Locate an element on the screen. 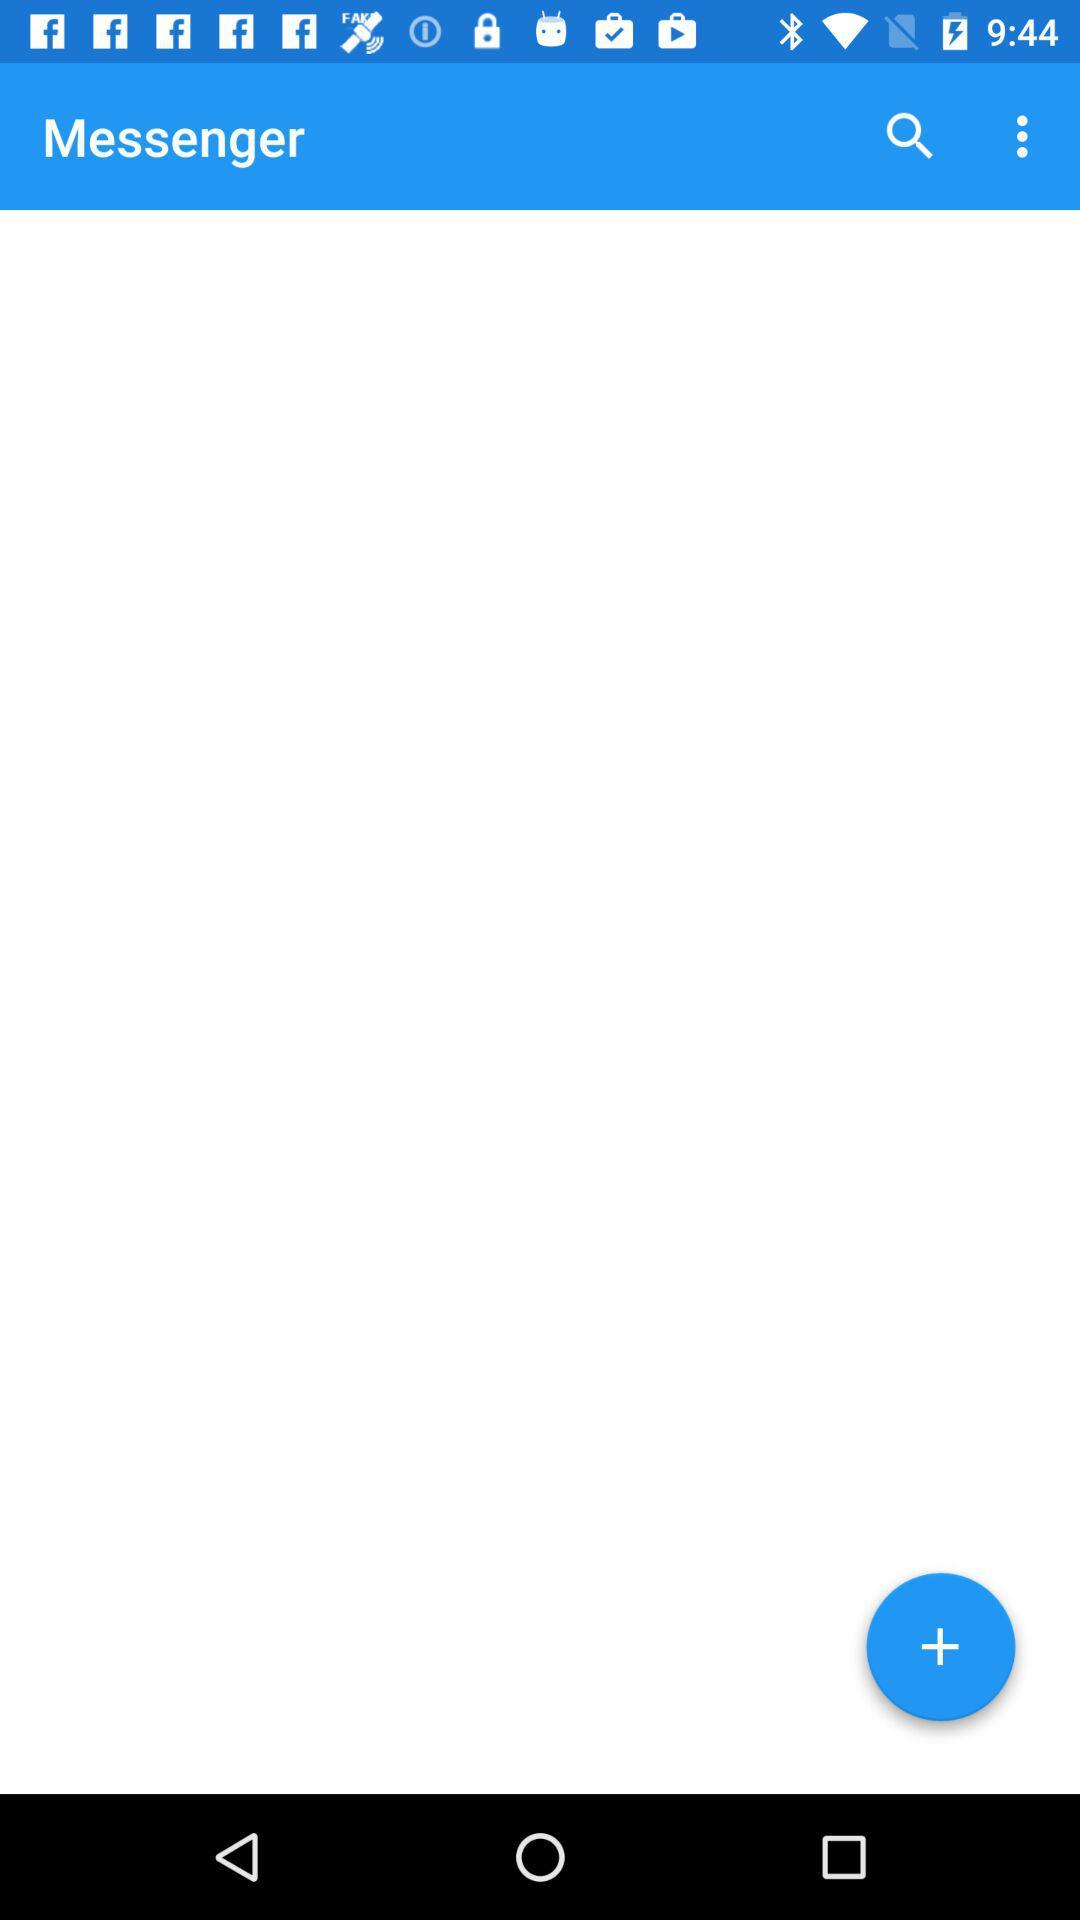 This screenshot has width=1080, height=1920. item at the bottom right corner is located at coordinates (940, 1654).